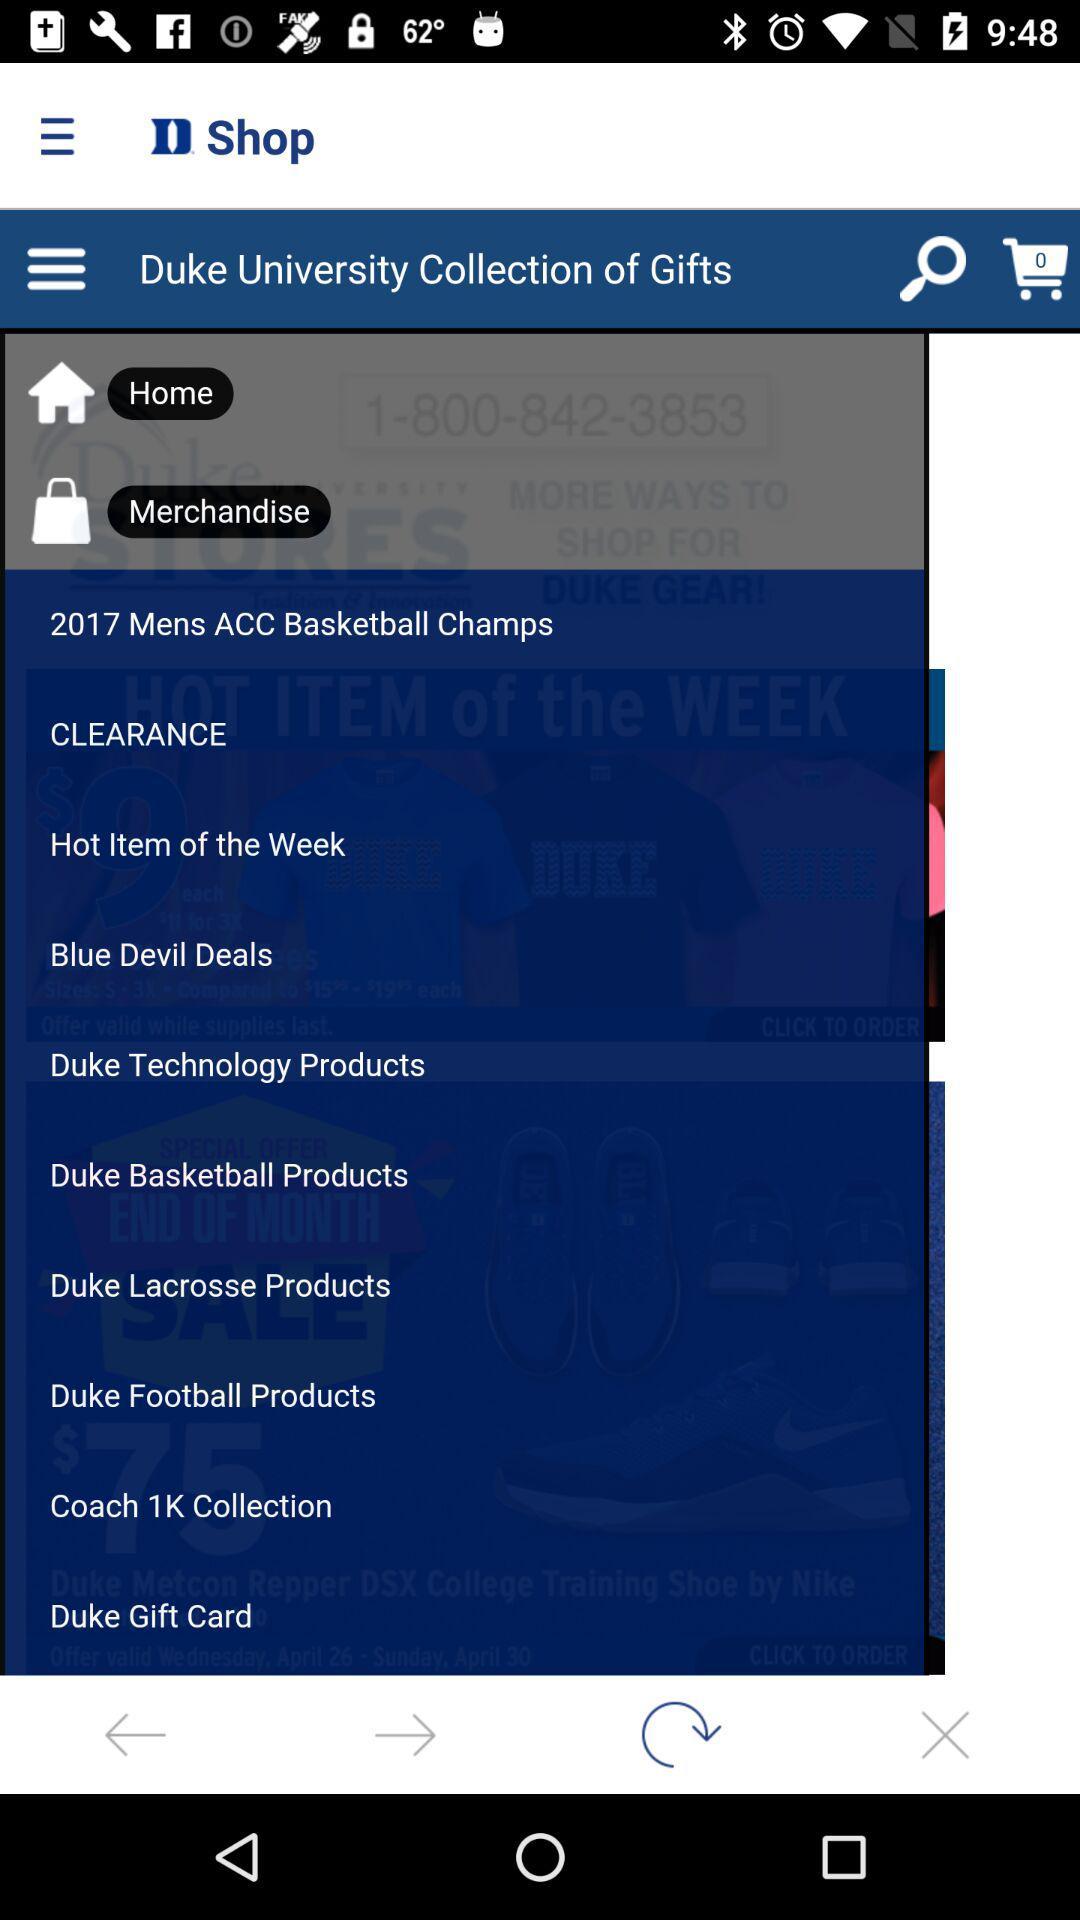 The height and width of the screenshot is (1920, 1080). Describe the element at coordinates (405, 1733) in the screenshot. I see `next` at that location.